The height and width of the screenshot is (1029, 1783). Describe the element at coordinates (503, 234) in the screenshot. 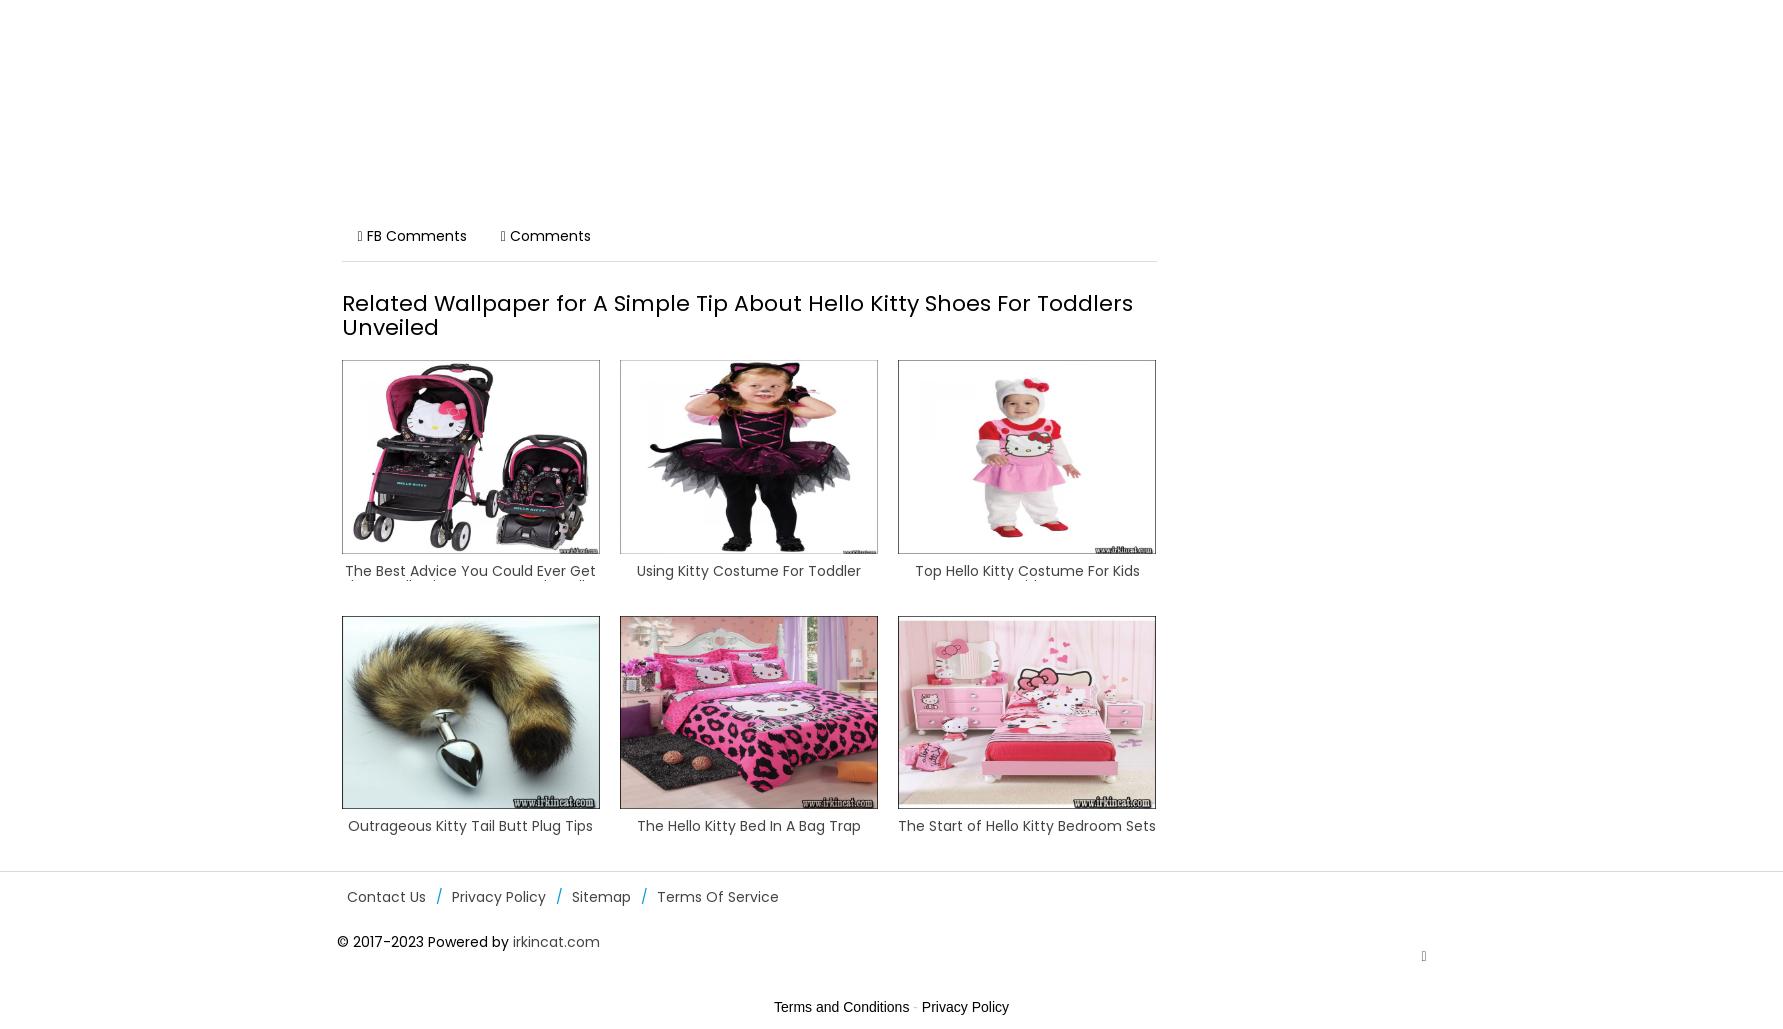

I see `'Comments'` at that location.